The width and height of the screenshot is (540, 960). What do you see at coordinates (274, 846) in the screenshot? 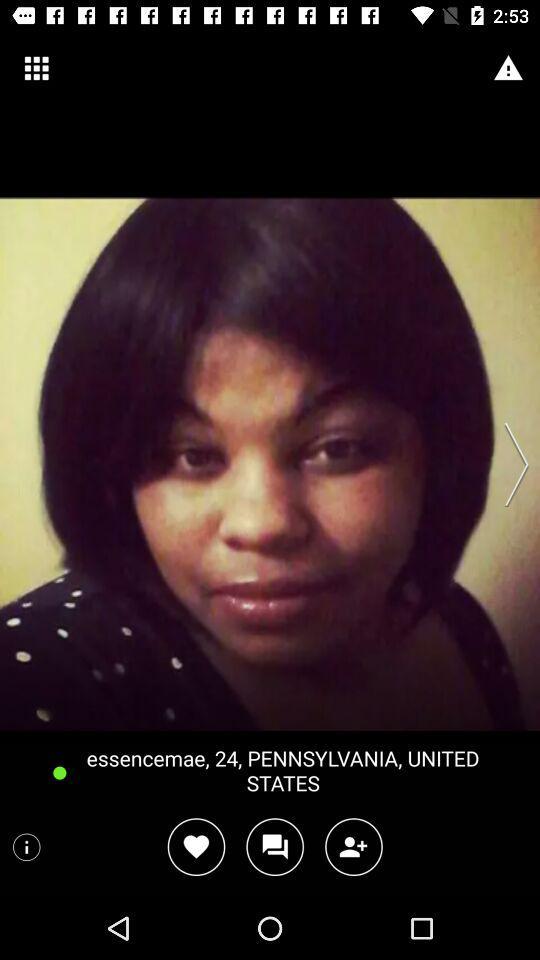
I see `chat box` at bounding box center [274, 846].